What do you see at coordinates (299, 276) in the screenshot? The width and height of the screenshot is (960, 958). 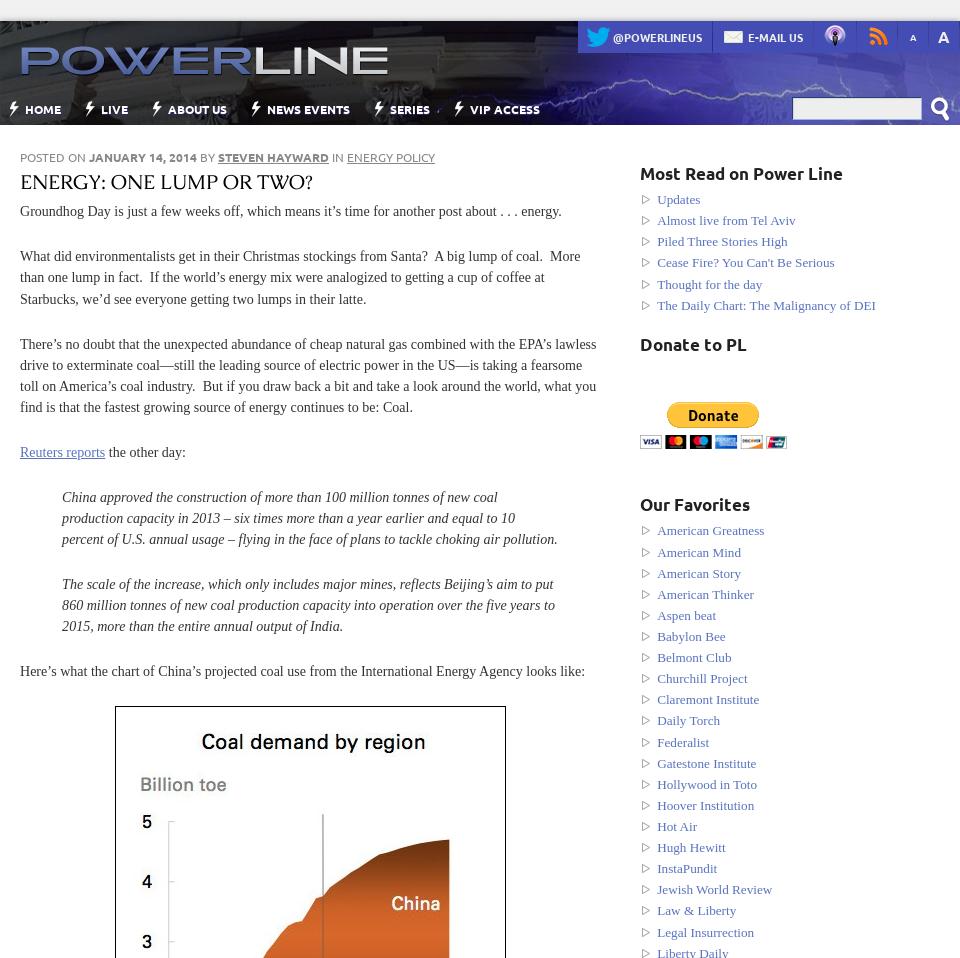 I see `'What did environmentalists get in their Christmas stockings from Santa?  A big lump of coal.  More than one lump in fact.  If the world’s energy mix were analogized to getting a cup of coffee at Starbucks, we’d see everyone getting two lumps in their latte.'` at bounding box center [299, 276].